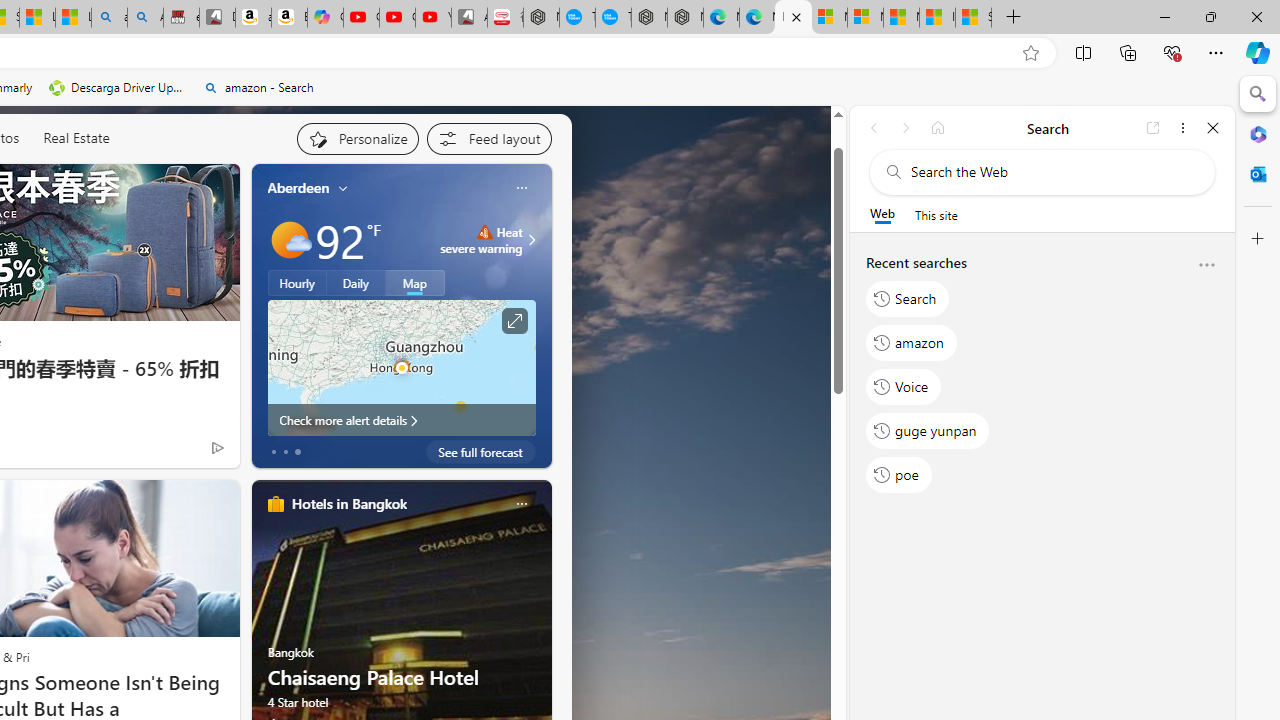 The image size is (1280, 720). Describe the element at coordinates (531, 239) in the screenshot. I see `'Class: weather-arrow-glyph'` at that location.